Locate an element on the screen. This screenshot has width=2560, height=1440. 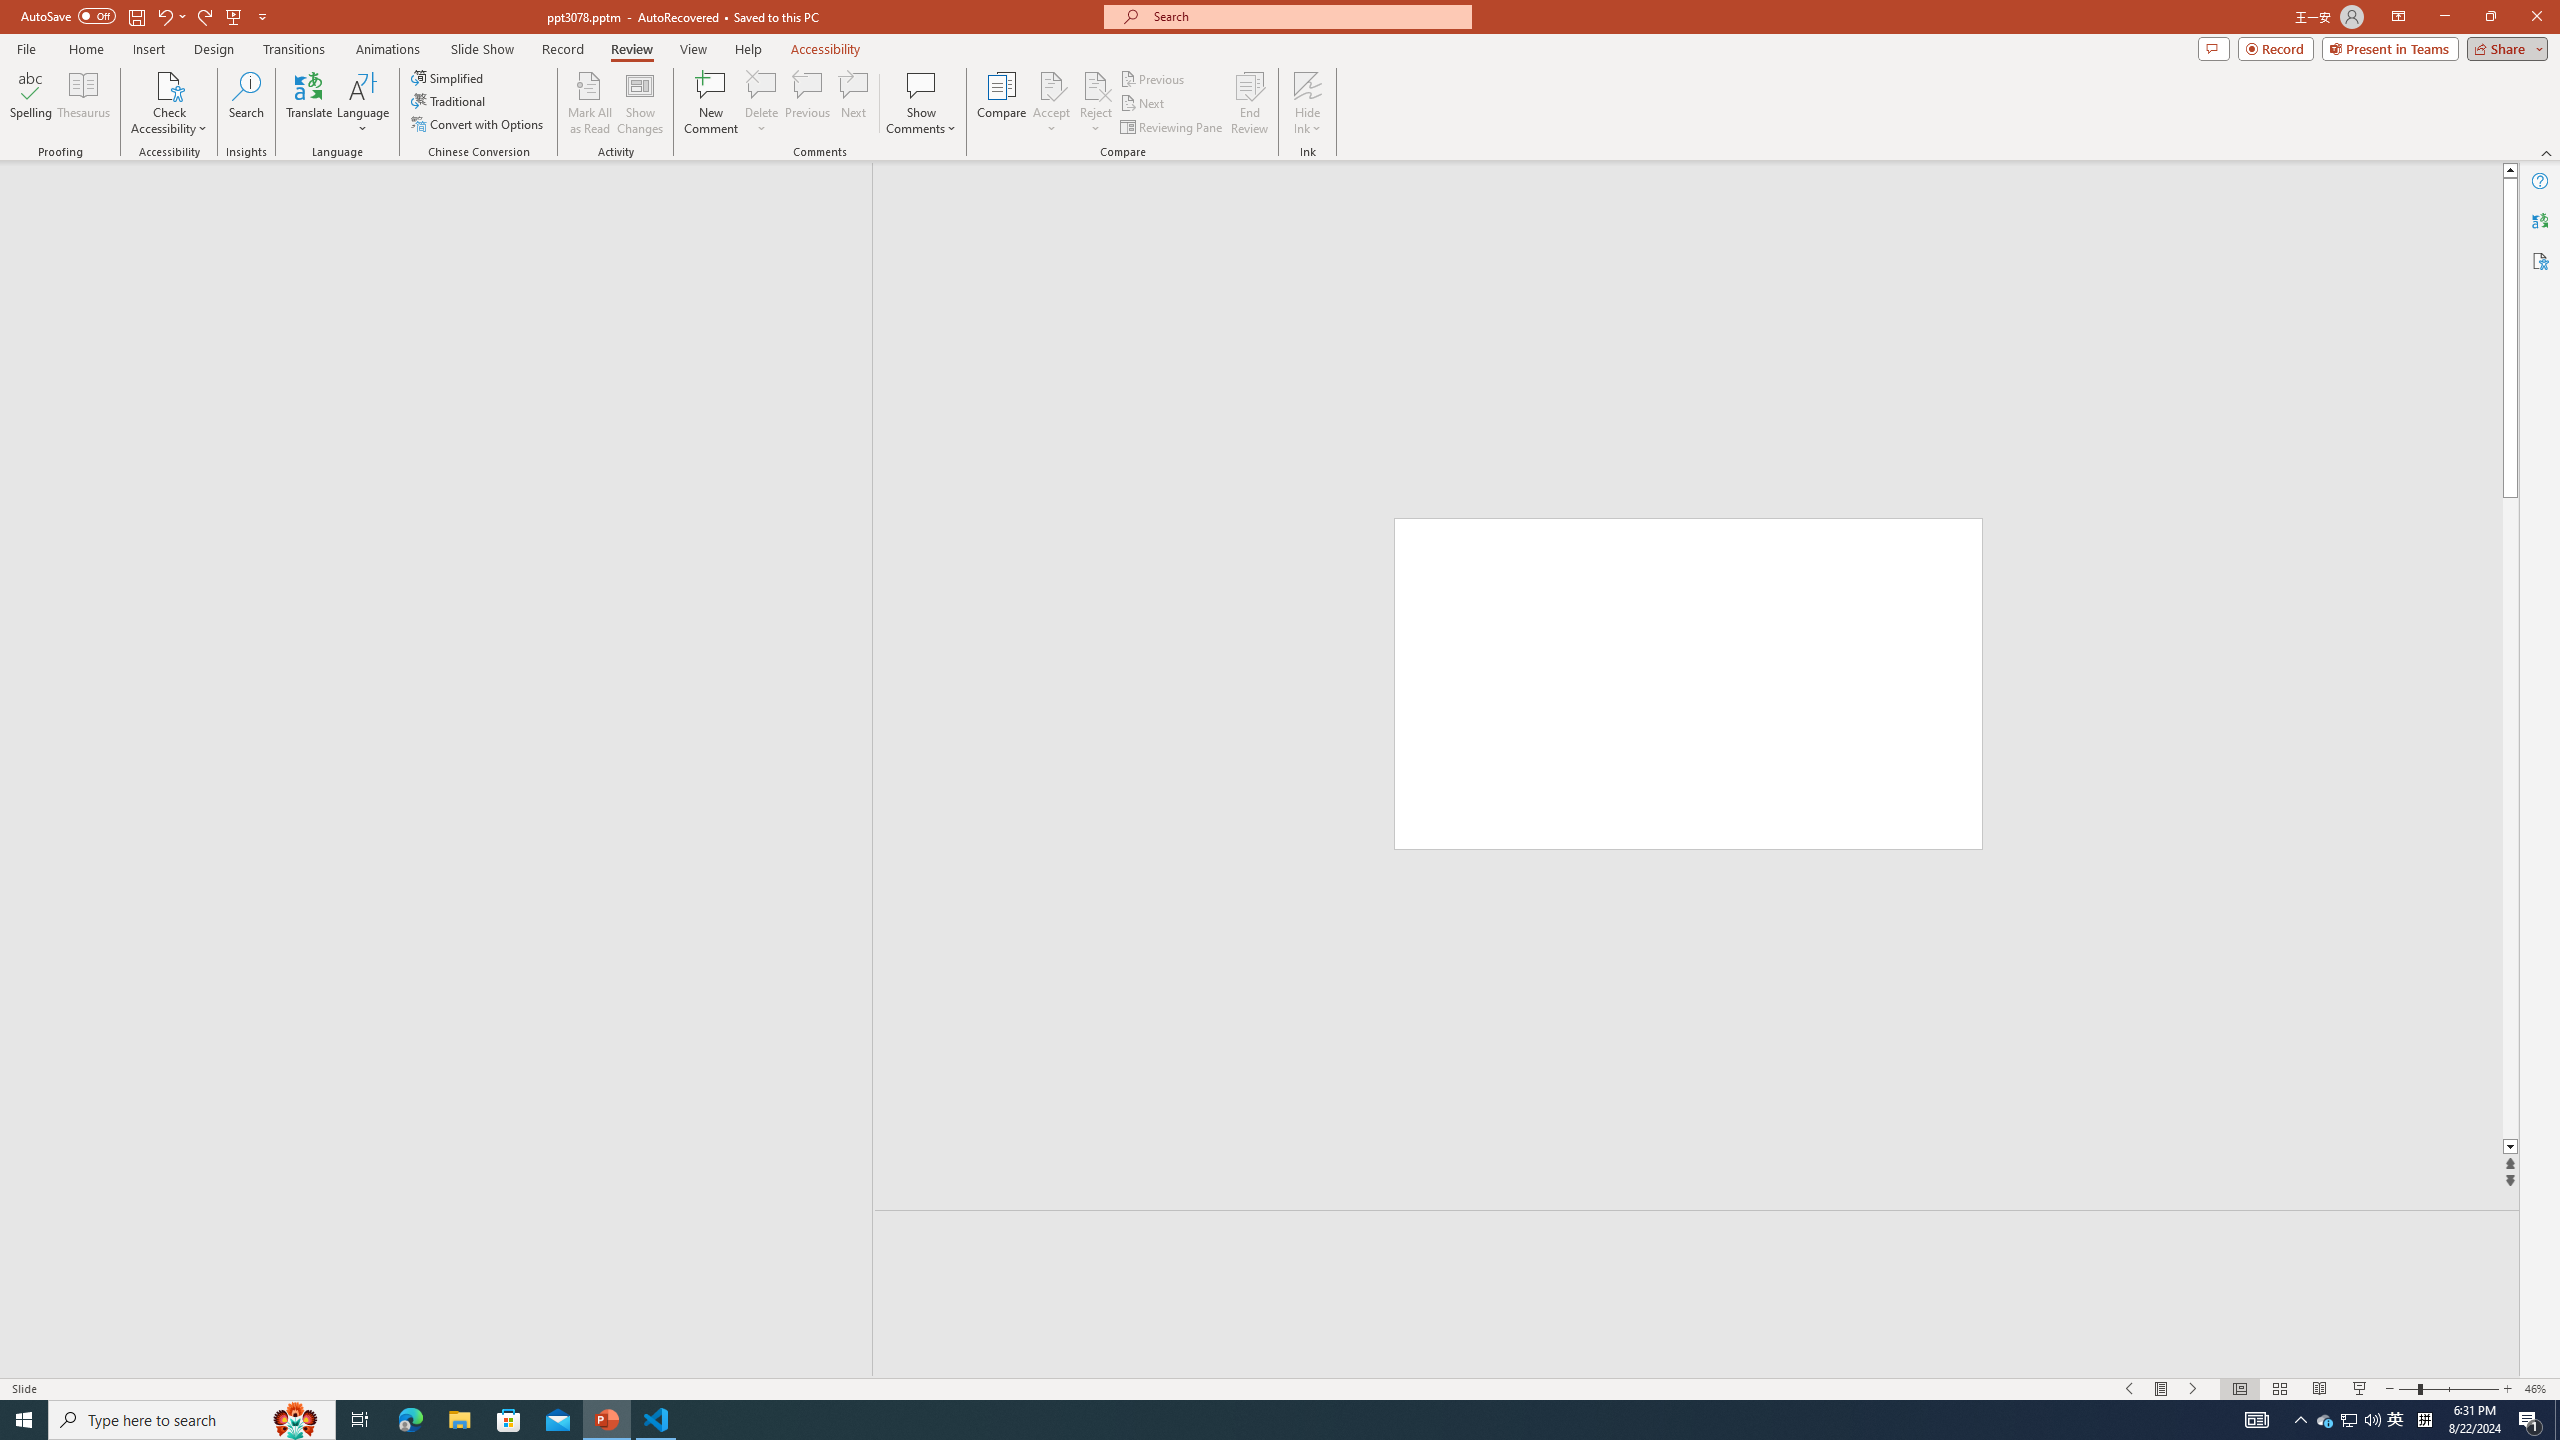
'Reject' is located at coordinates (1094, 103).